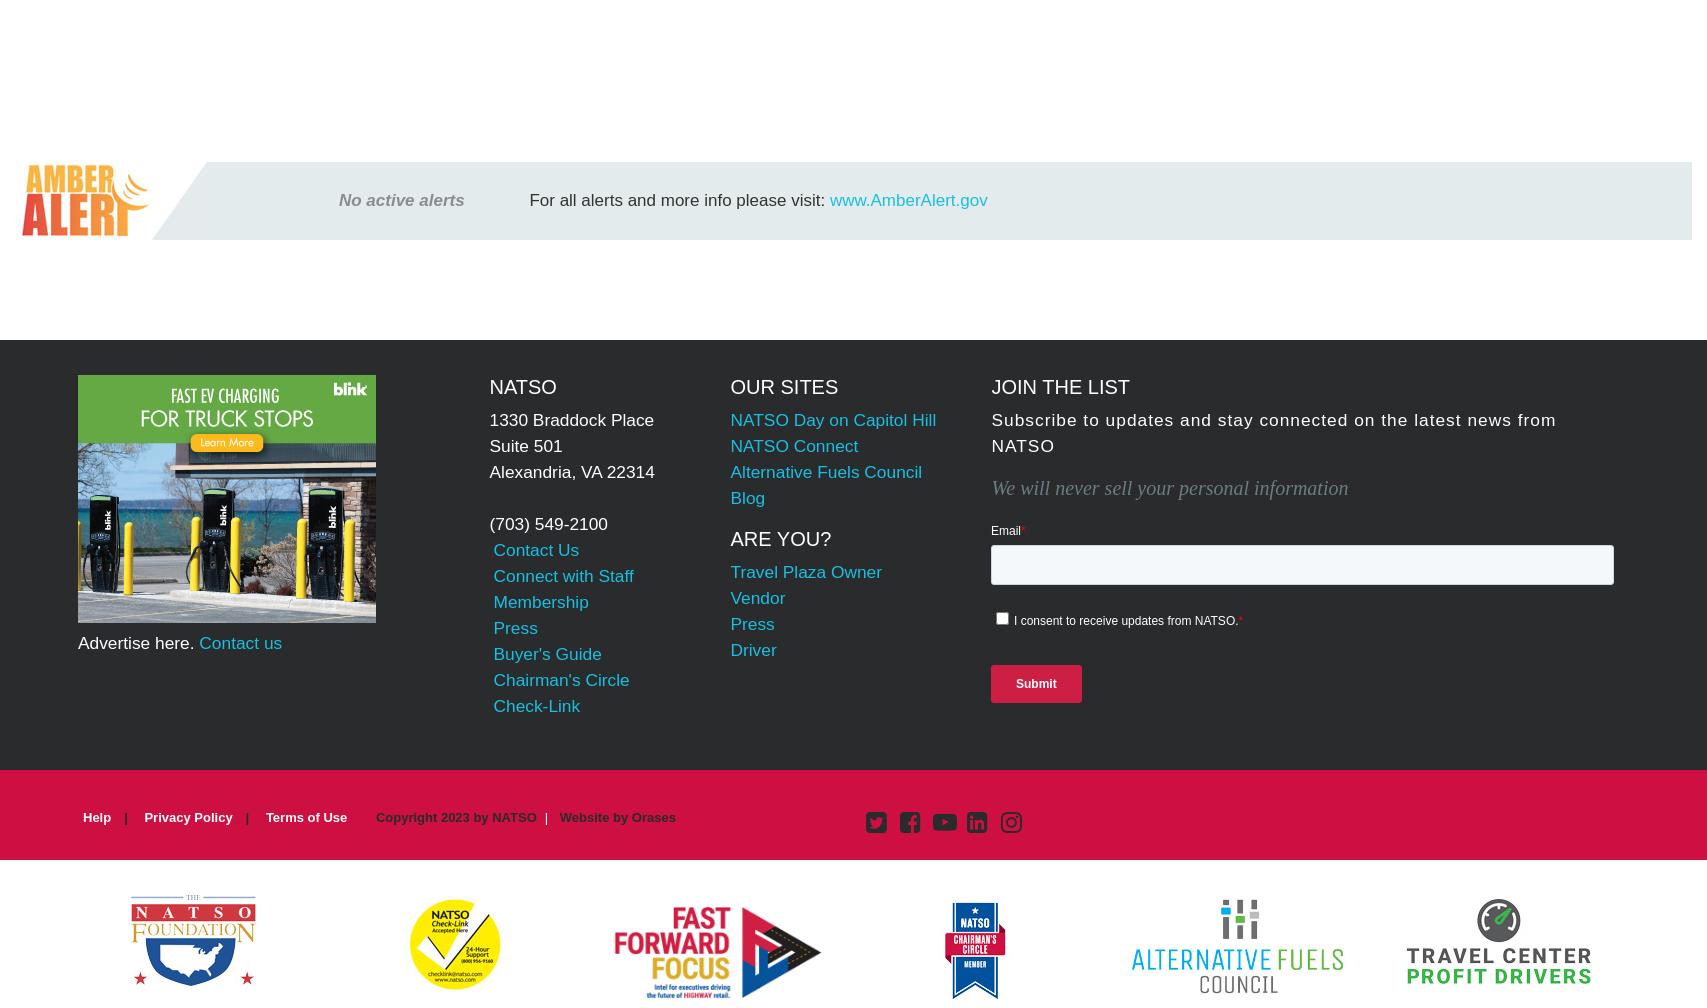  What do you see at coordinates (793, 445) in the screenshot?
I see `'NATSO Connect'` at bounding box center [793, 445].